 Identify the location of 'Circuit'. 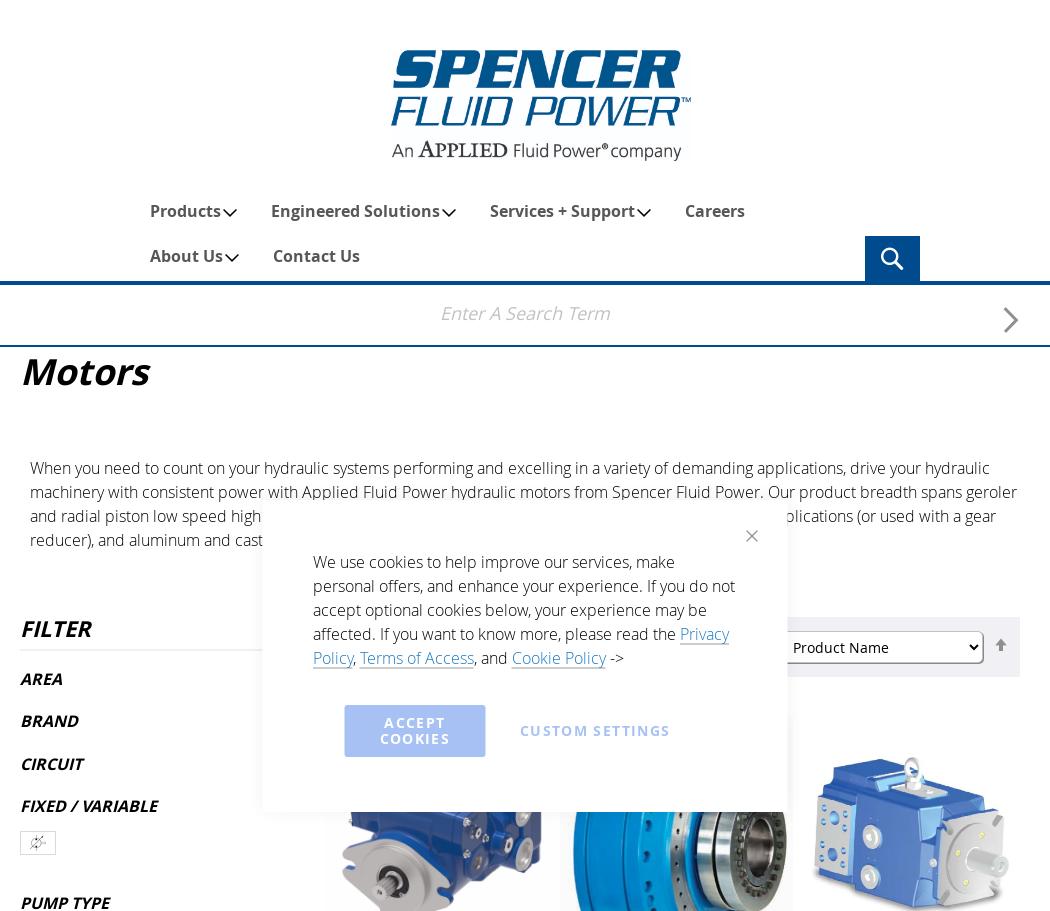
(50, 761).